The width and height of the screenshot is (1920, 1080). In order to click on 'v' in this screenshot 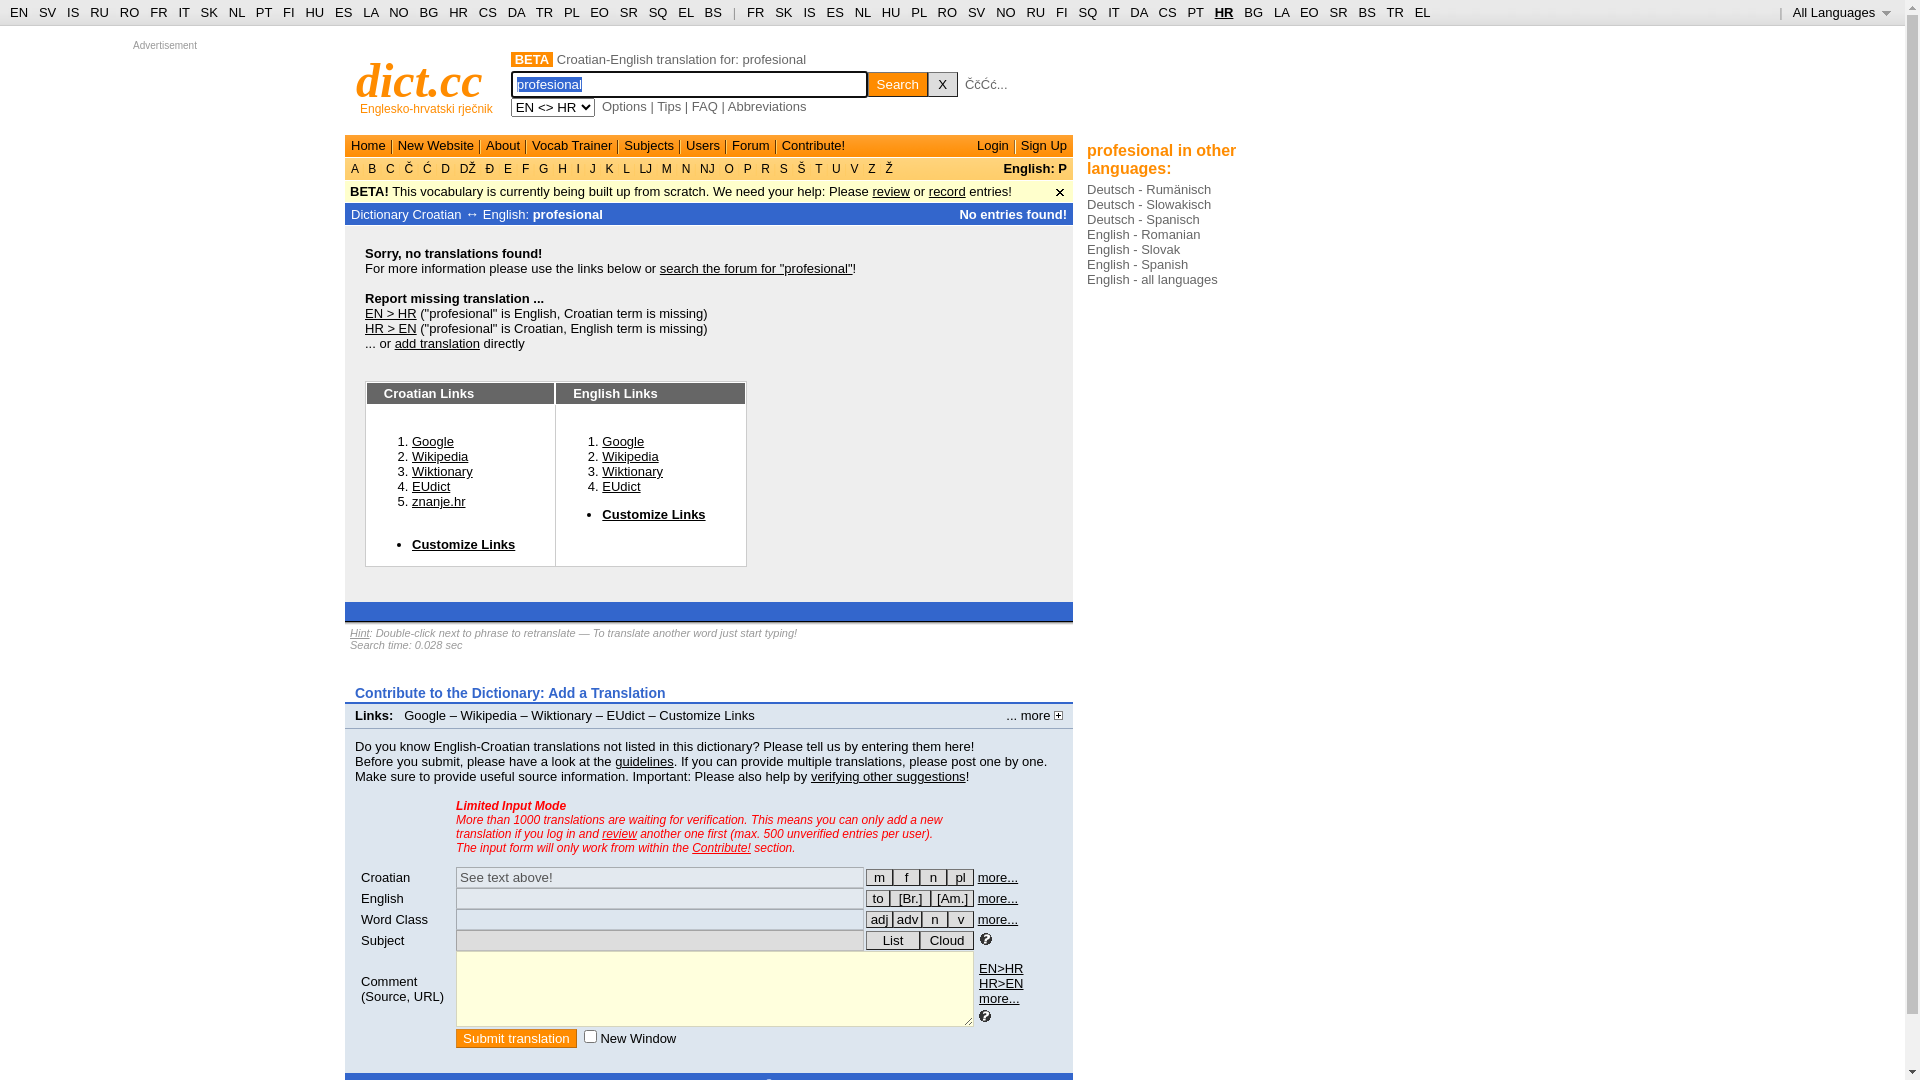, I will do `click(960, 919)`.